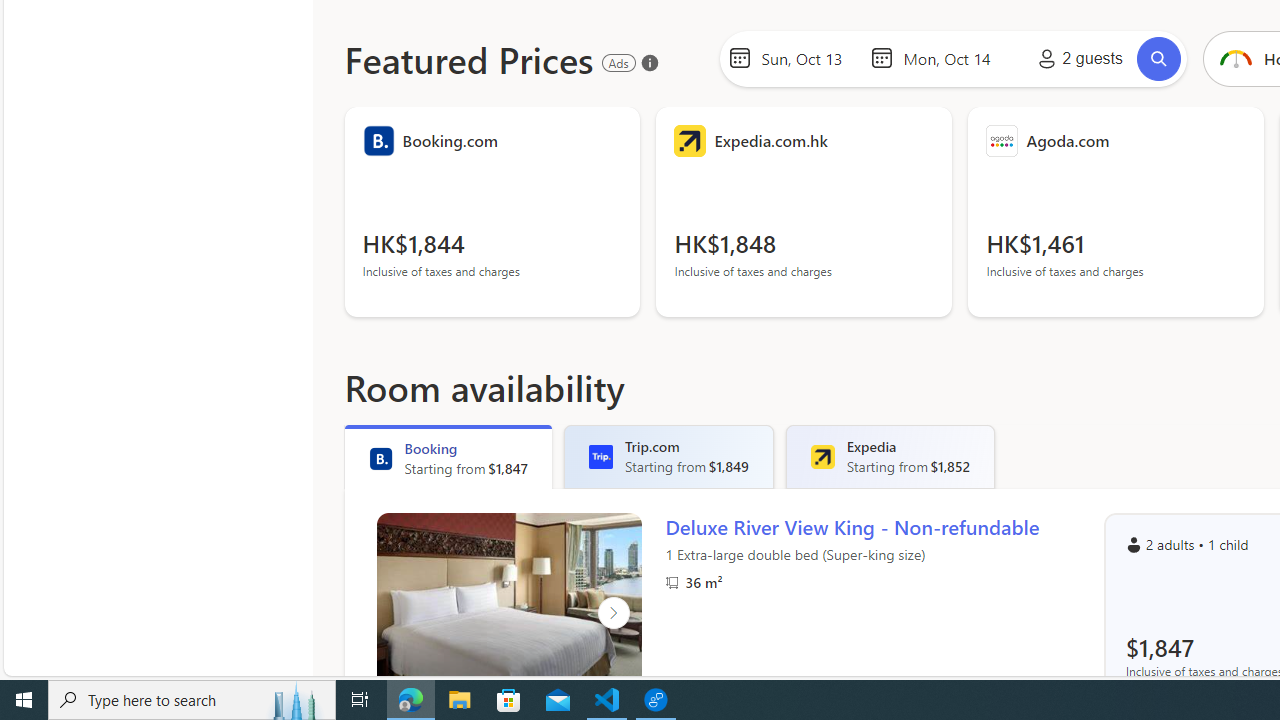  I want to click on 'Search', so click(1159, 57).